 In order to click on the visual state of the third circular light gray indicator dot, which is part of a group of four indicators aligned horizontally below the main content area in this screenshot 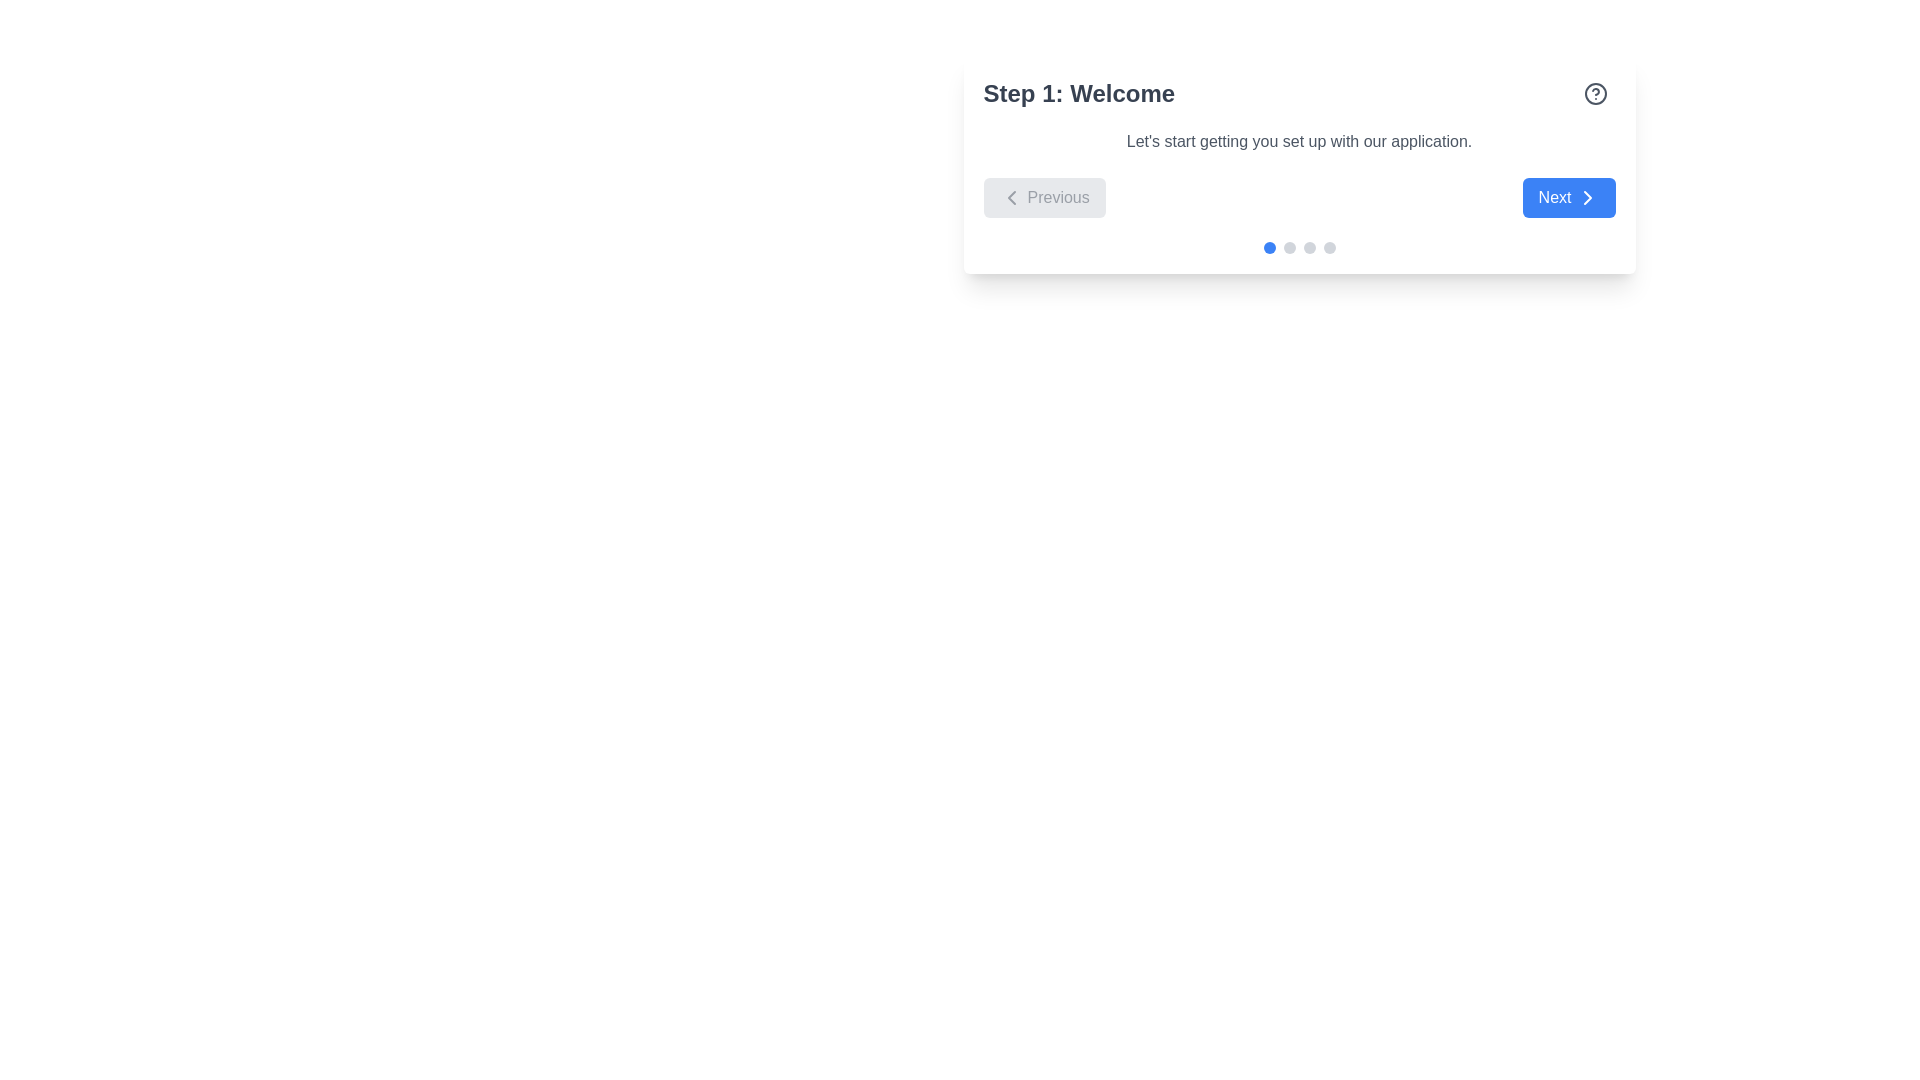, I will do `click(1309, 246)`.